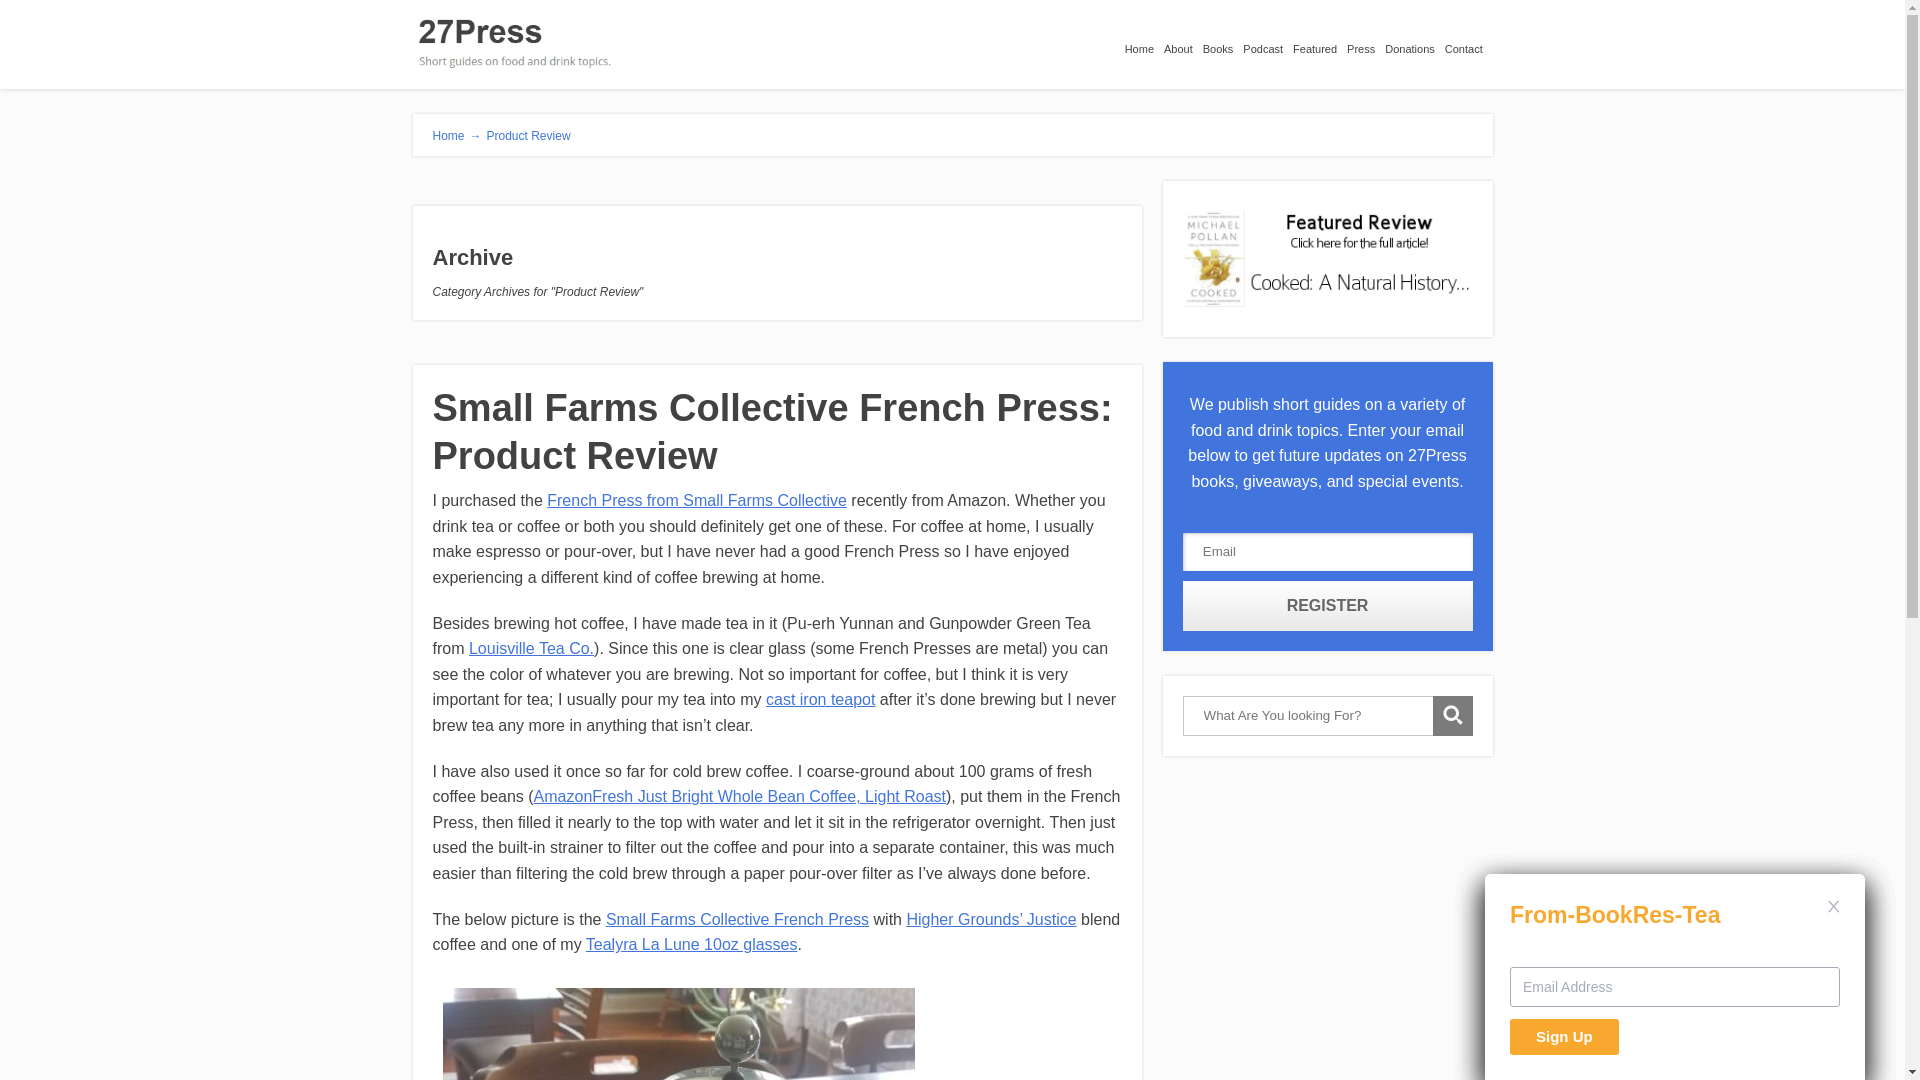 The width and height of the screenshot is (1920, 1080). Describe the element at coordinates (1183, 43) in the screenshot. I see `'About'` at that location.